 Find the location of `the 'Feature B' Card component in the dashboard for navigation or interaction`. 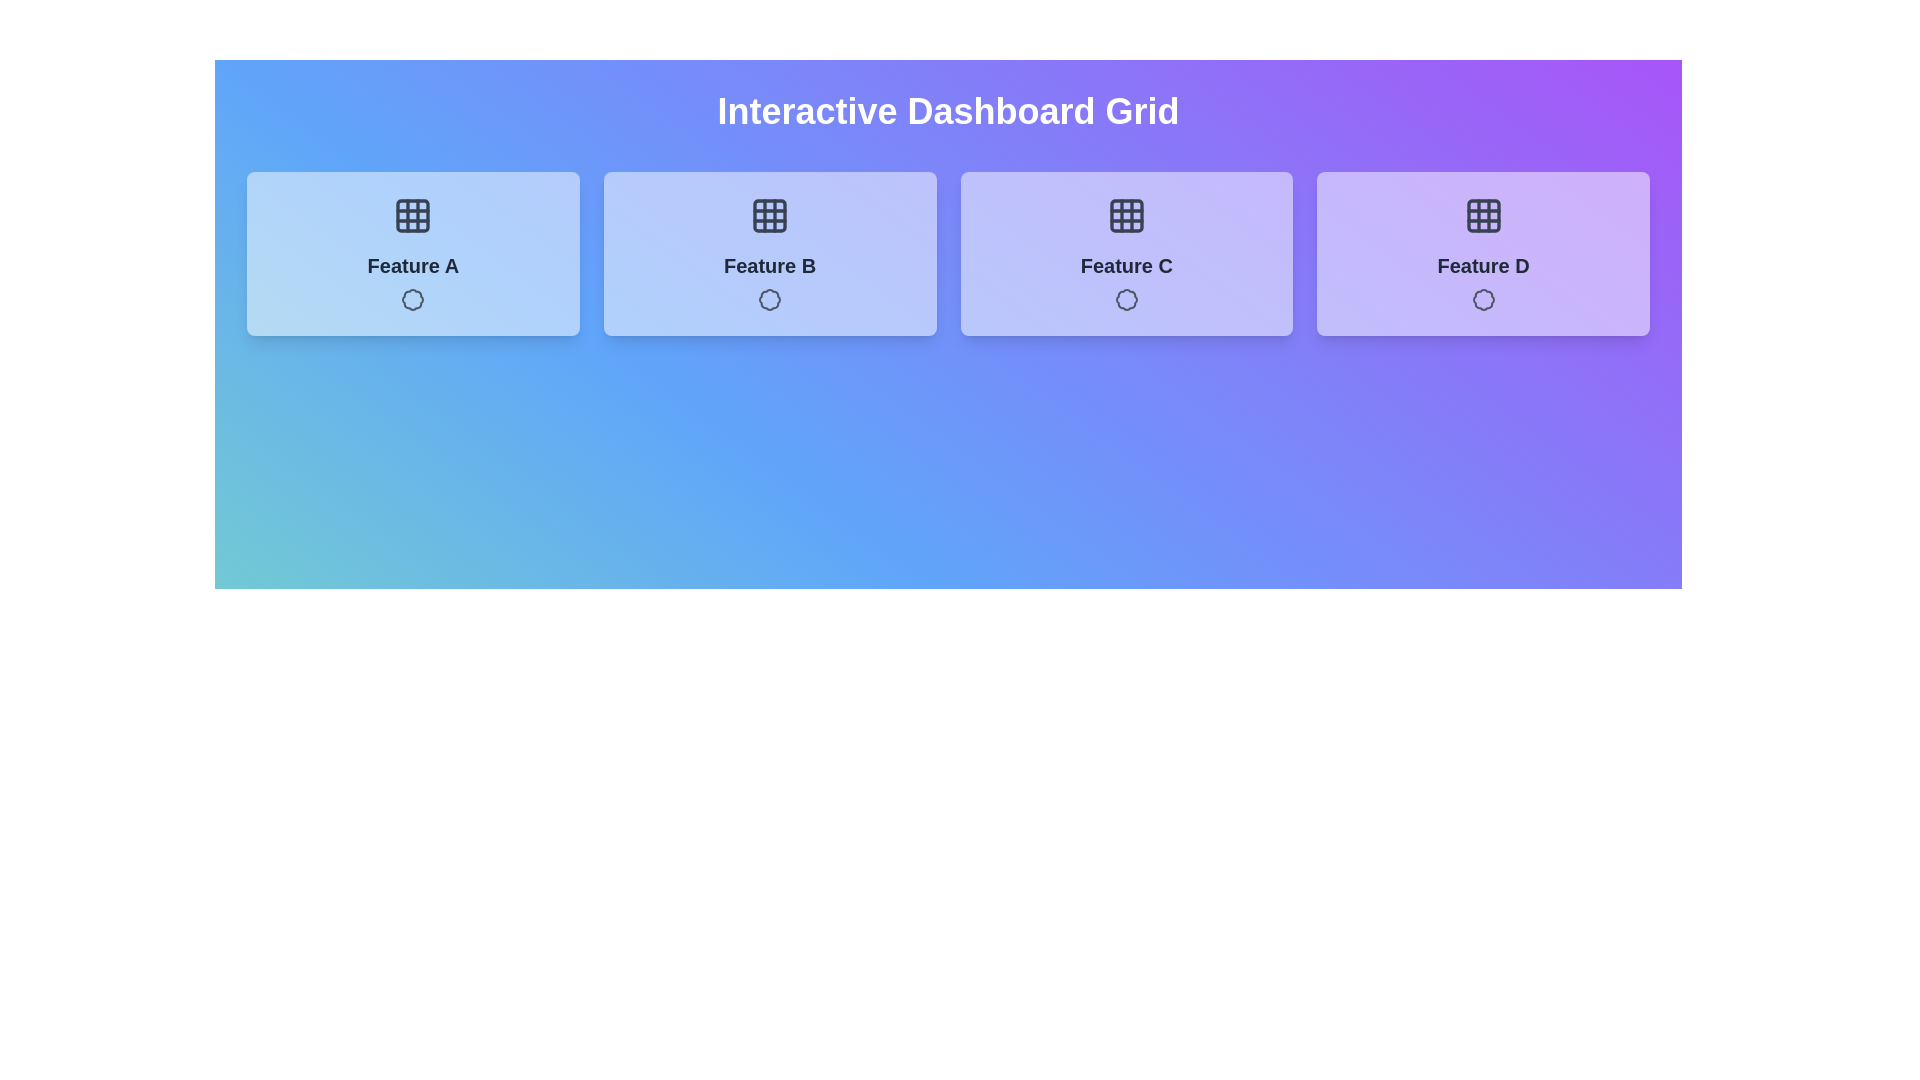

the 'Feature B' Card component in the dashboard for navigation or interaction is located at coordinates (769, 253).